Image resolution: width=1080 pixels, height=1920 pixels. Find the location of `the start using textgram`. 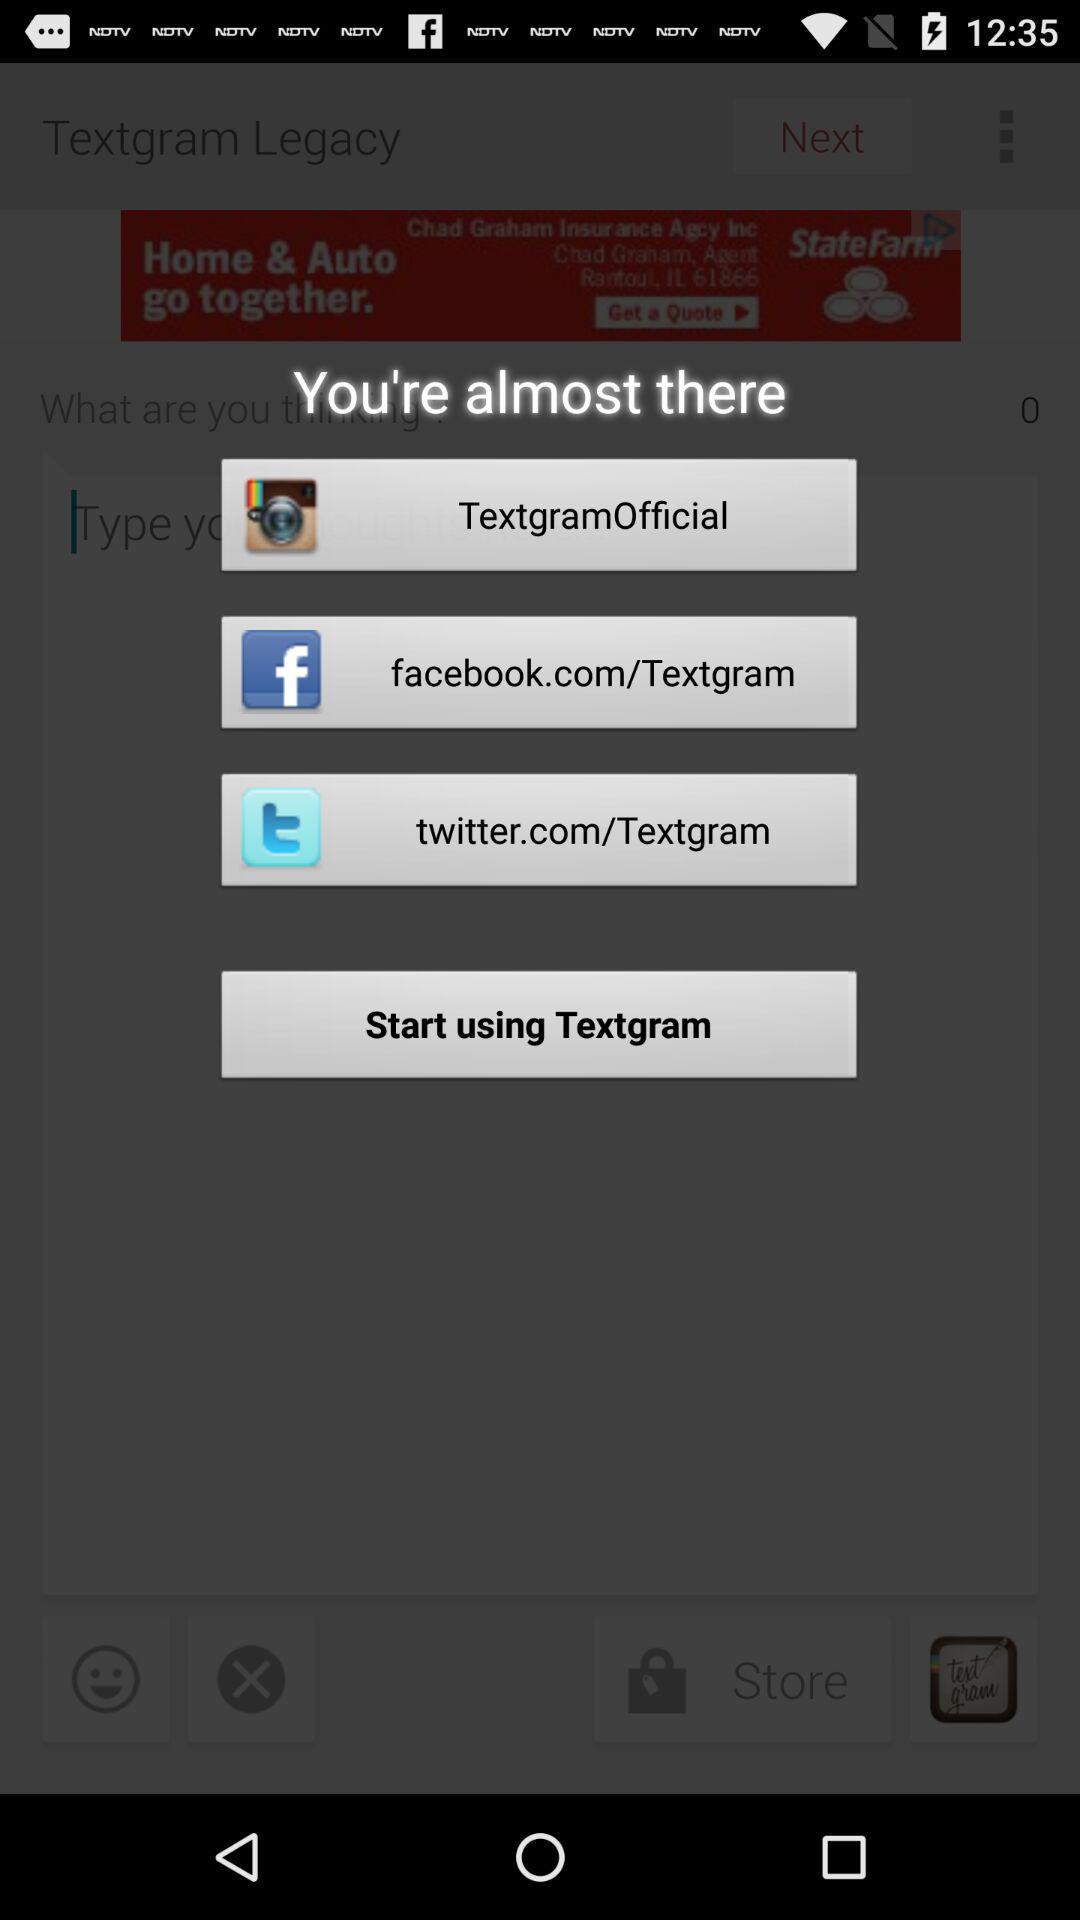

the start using textgram is located at coordinates (538, 1030).